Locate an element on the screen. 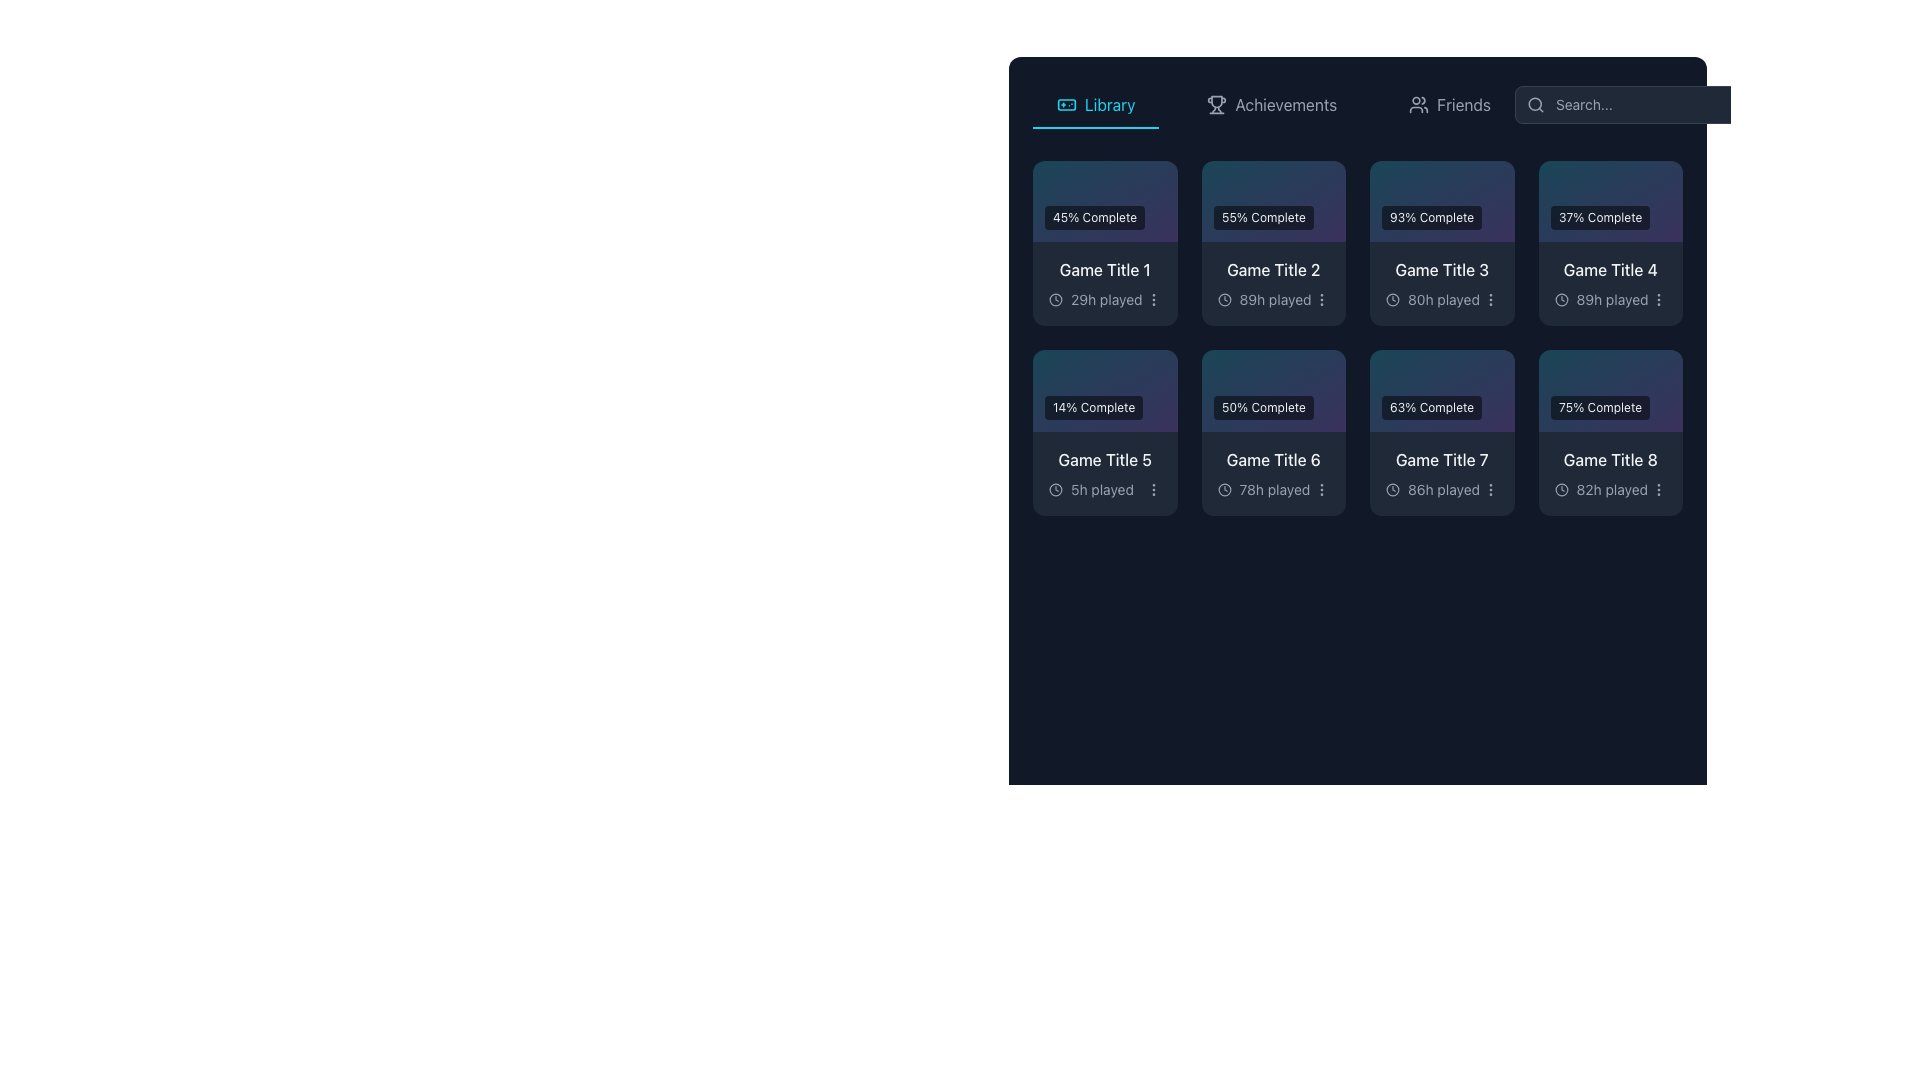 The height and width of the screenshot is (1080, 1920). the Overflow menu icon (triple-dot icon) located at the bottom-right corner of the 'Game Title 8' card is located at coordinates (1659, 489).